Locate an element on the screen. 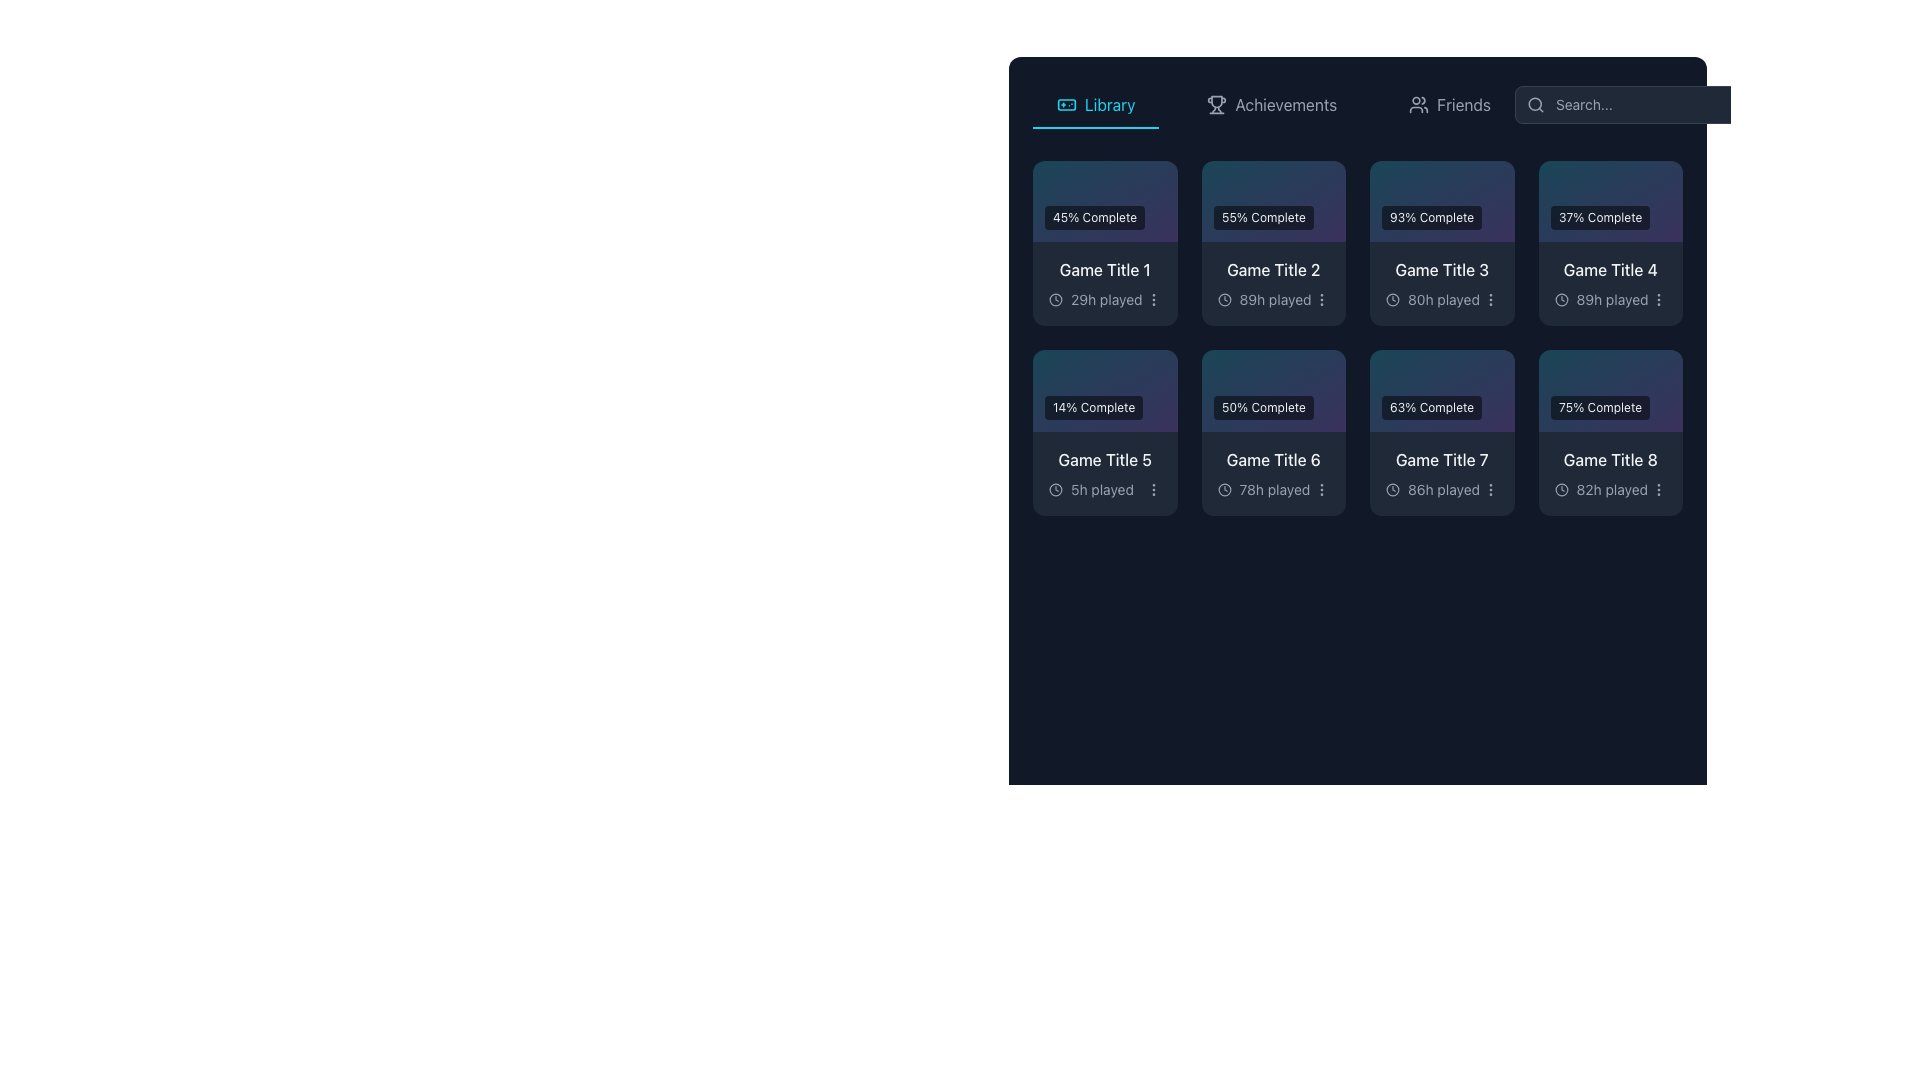 The height and width of the screenshot is (1080, 1920). the Overflow menu icon (triple-dot icon) located at the bottom-right corner of the 'Game Title 8' card is located at coordinates (1659, 489).